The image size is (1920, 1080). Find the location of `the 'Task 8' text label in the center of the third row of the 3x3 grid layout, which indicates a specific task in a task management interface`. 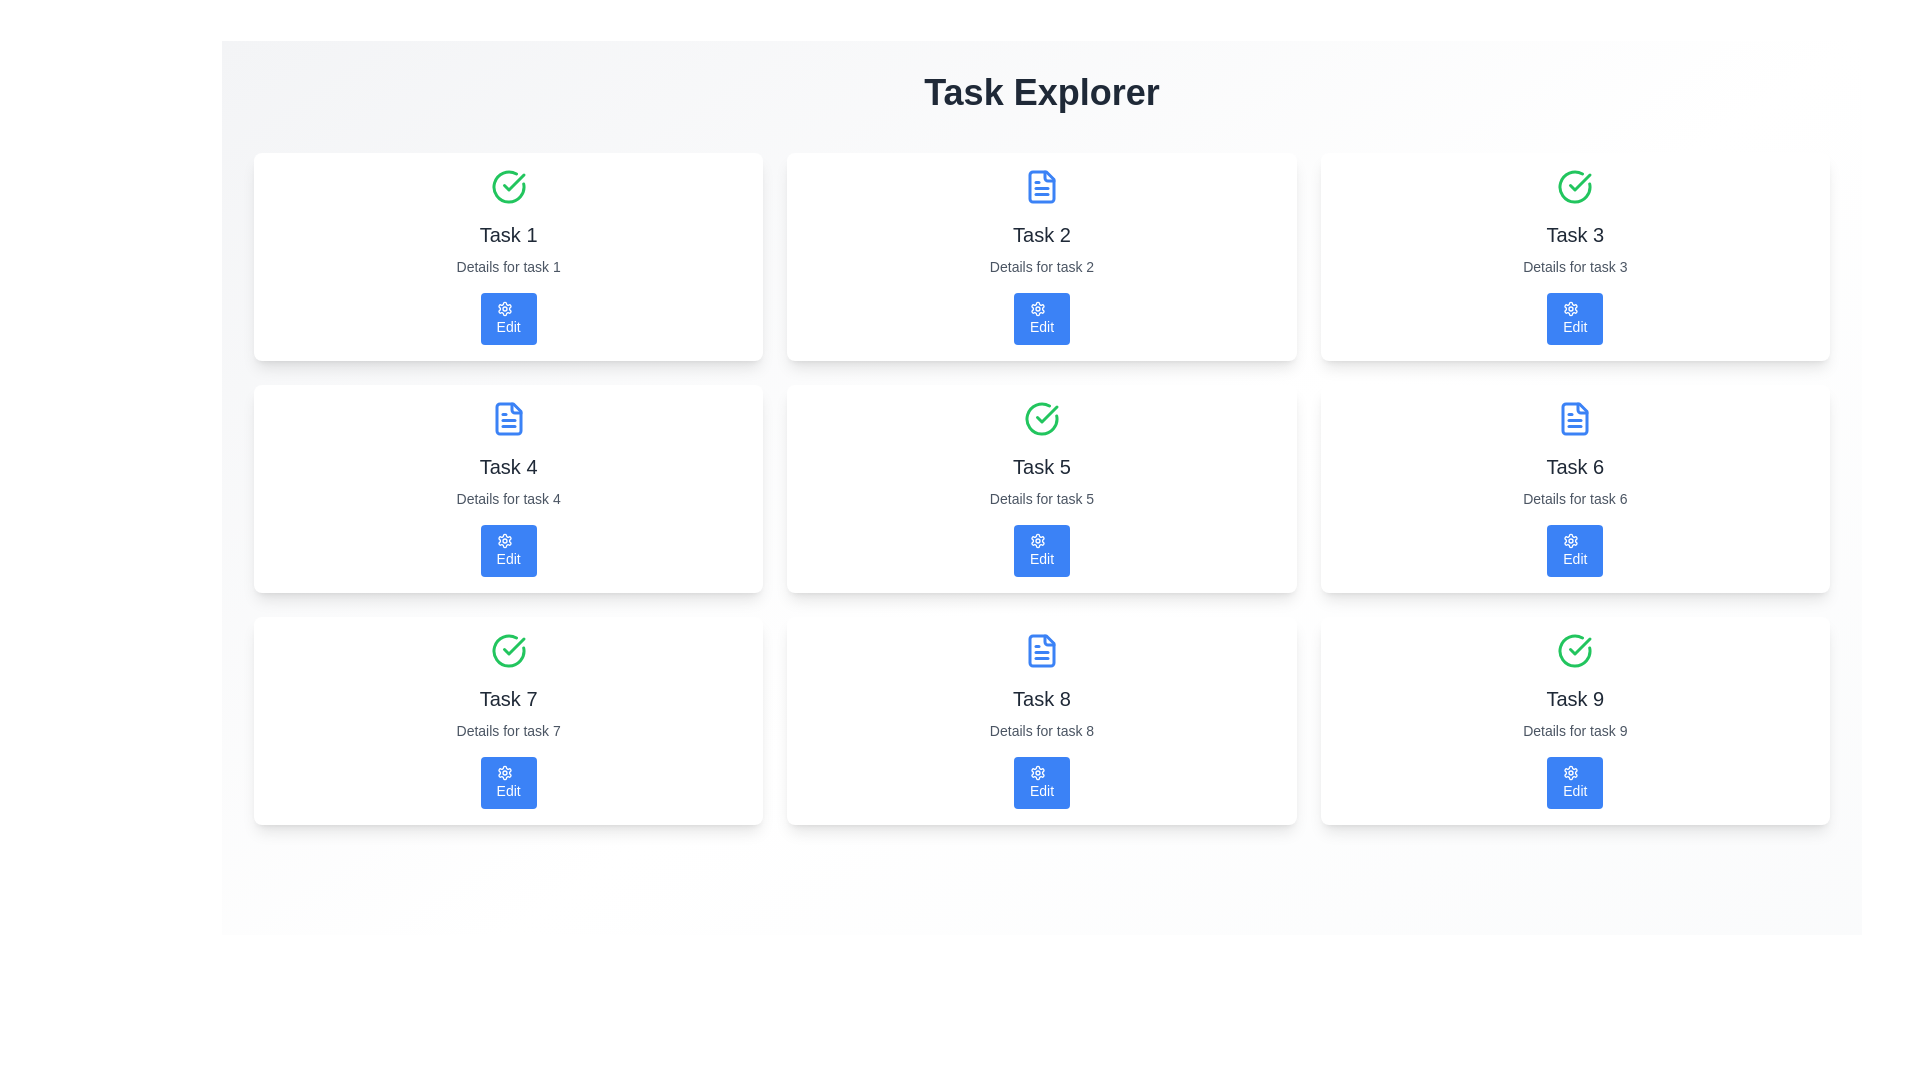

the 'Task 8' text label in the center of the third row of the 3x3 grid layout, which indicates a specific task in a task management interface is located at coordinates (1040, 697).